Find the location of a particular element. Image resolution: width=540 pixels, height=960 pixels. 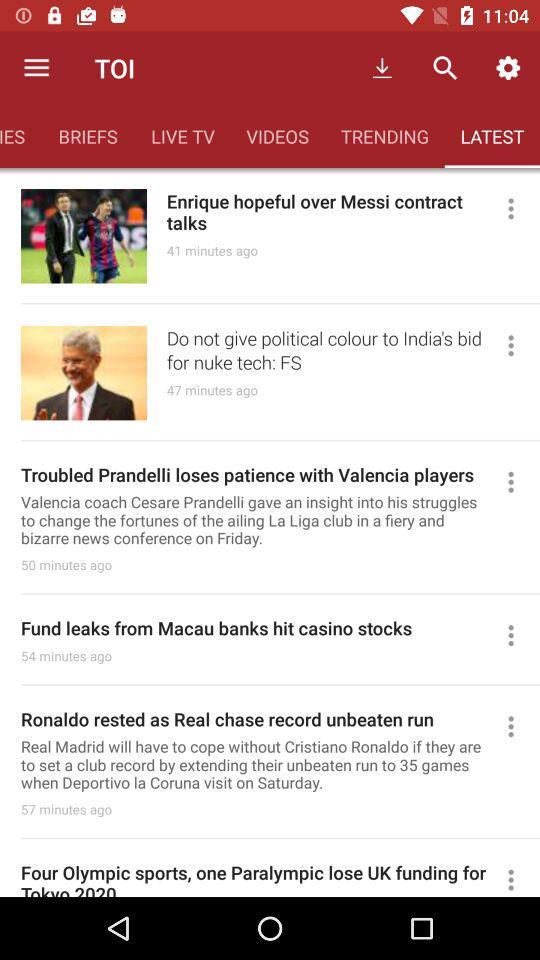

the menu which is at the bottom right side of the page is located at coordinates (519, 877).